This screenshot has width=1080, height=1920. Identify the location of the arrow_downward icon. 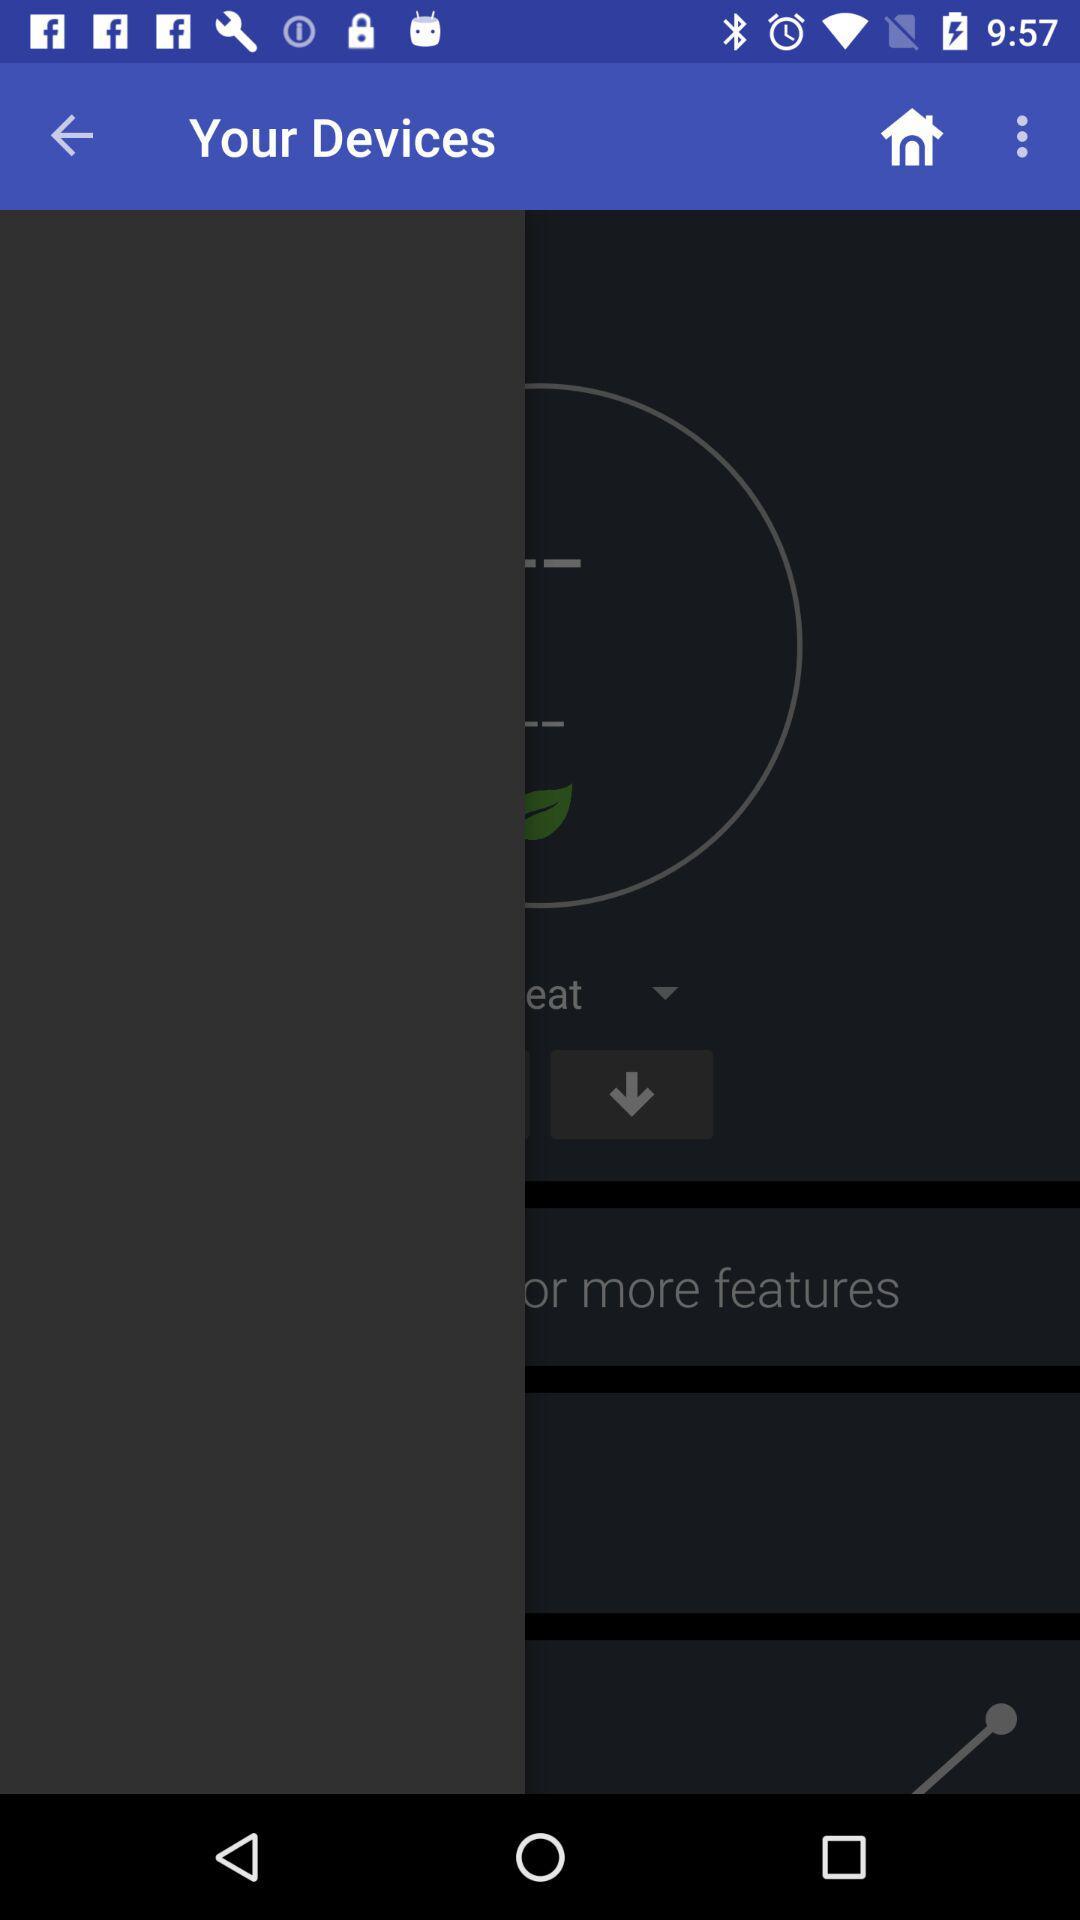
(631, 1093).